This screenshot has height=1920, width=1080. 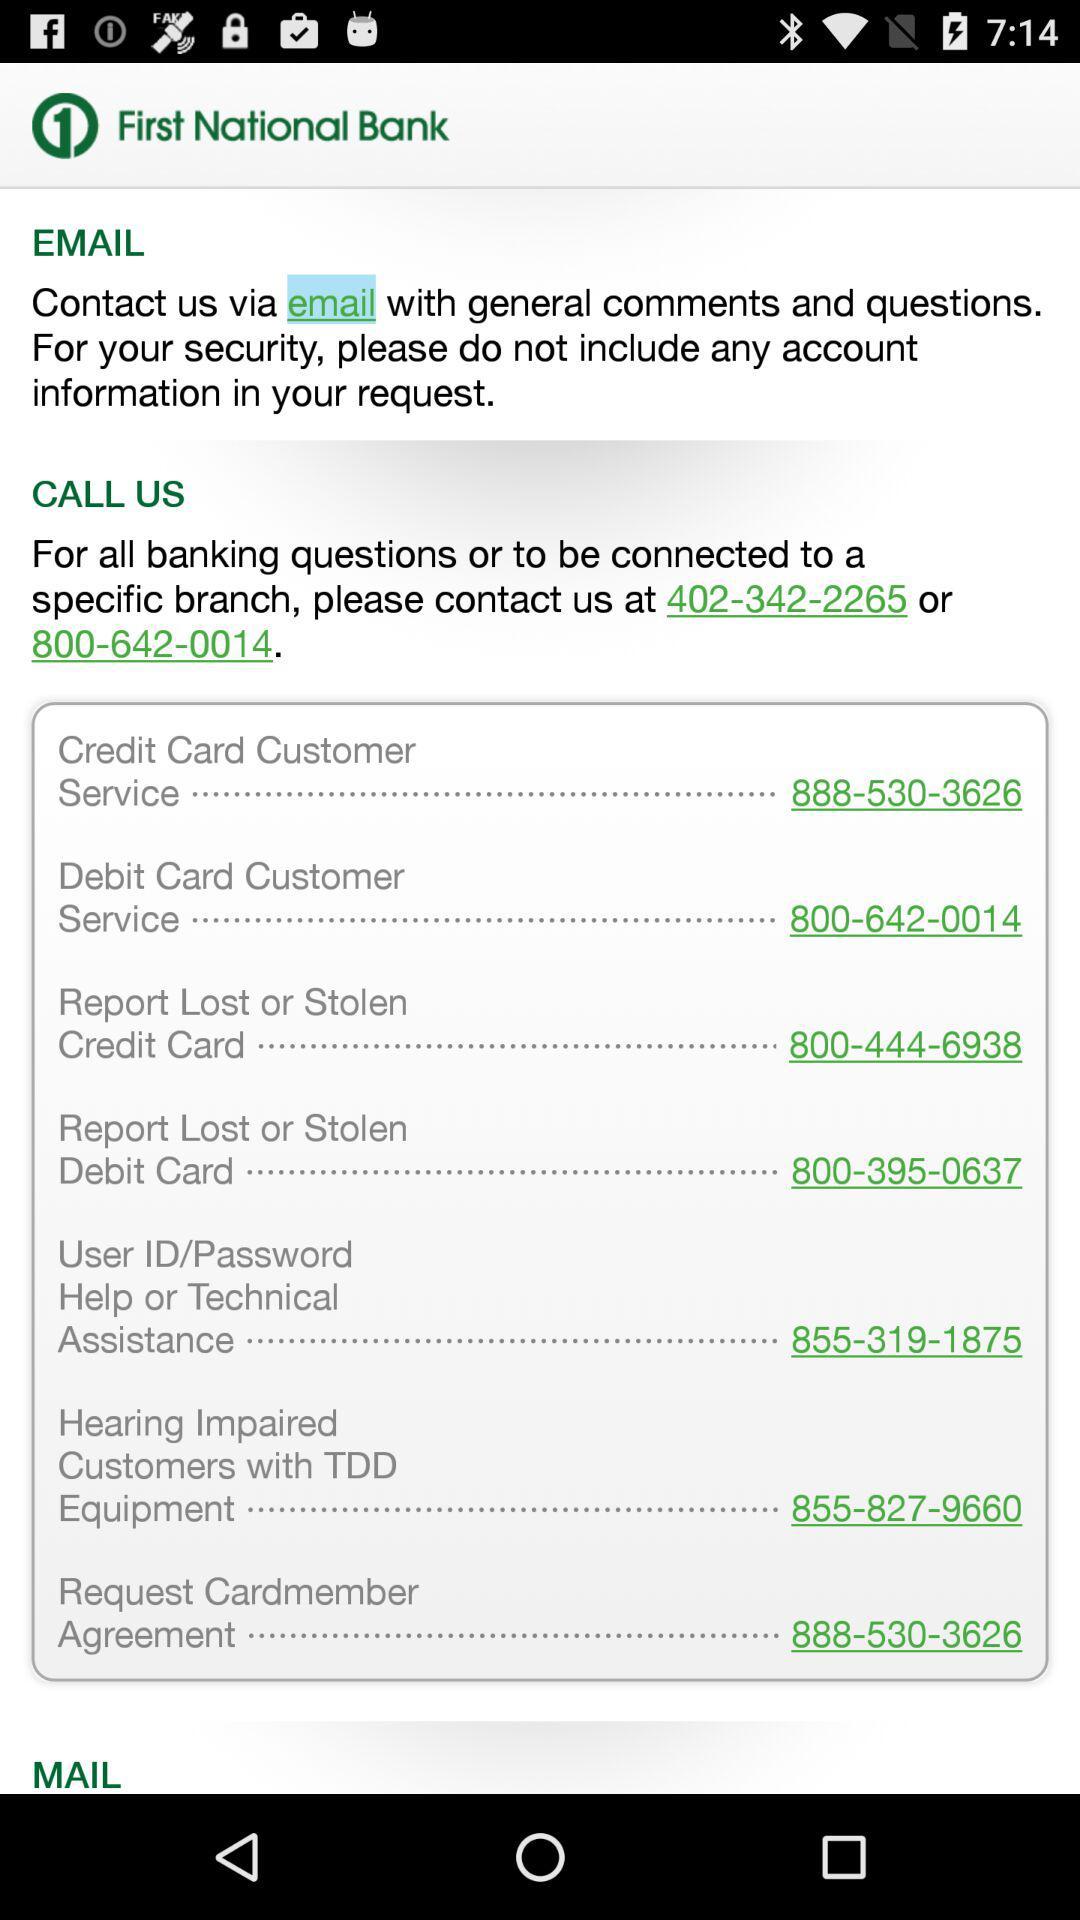 What do you see at coordinates (900, 1467) in the screenshot?
I see `855-827-9660 icon` at bounding box center [900, 1467].